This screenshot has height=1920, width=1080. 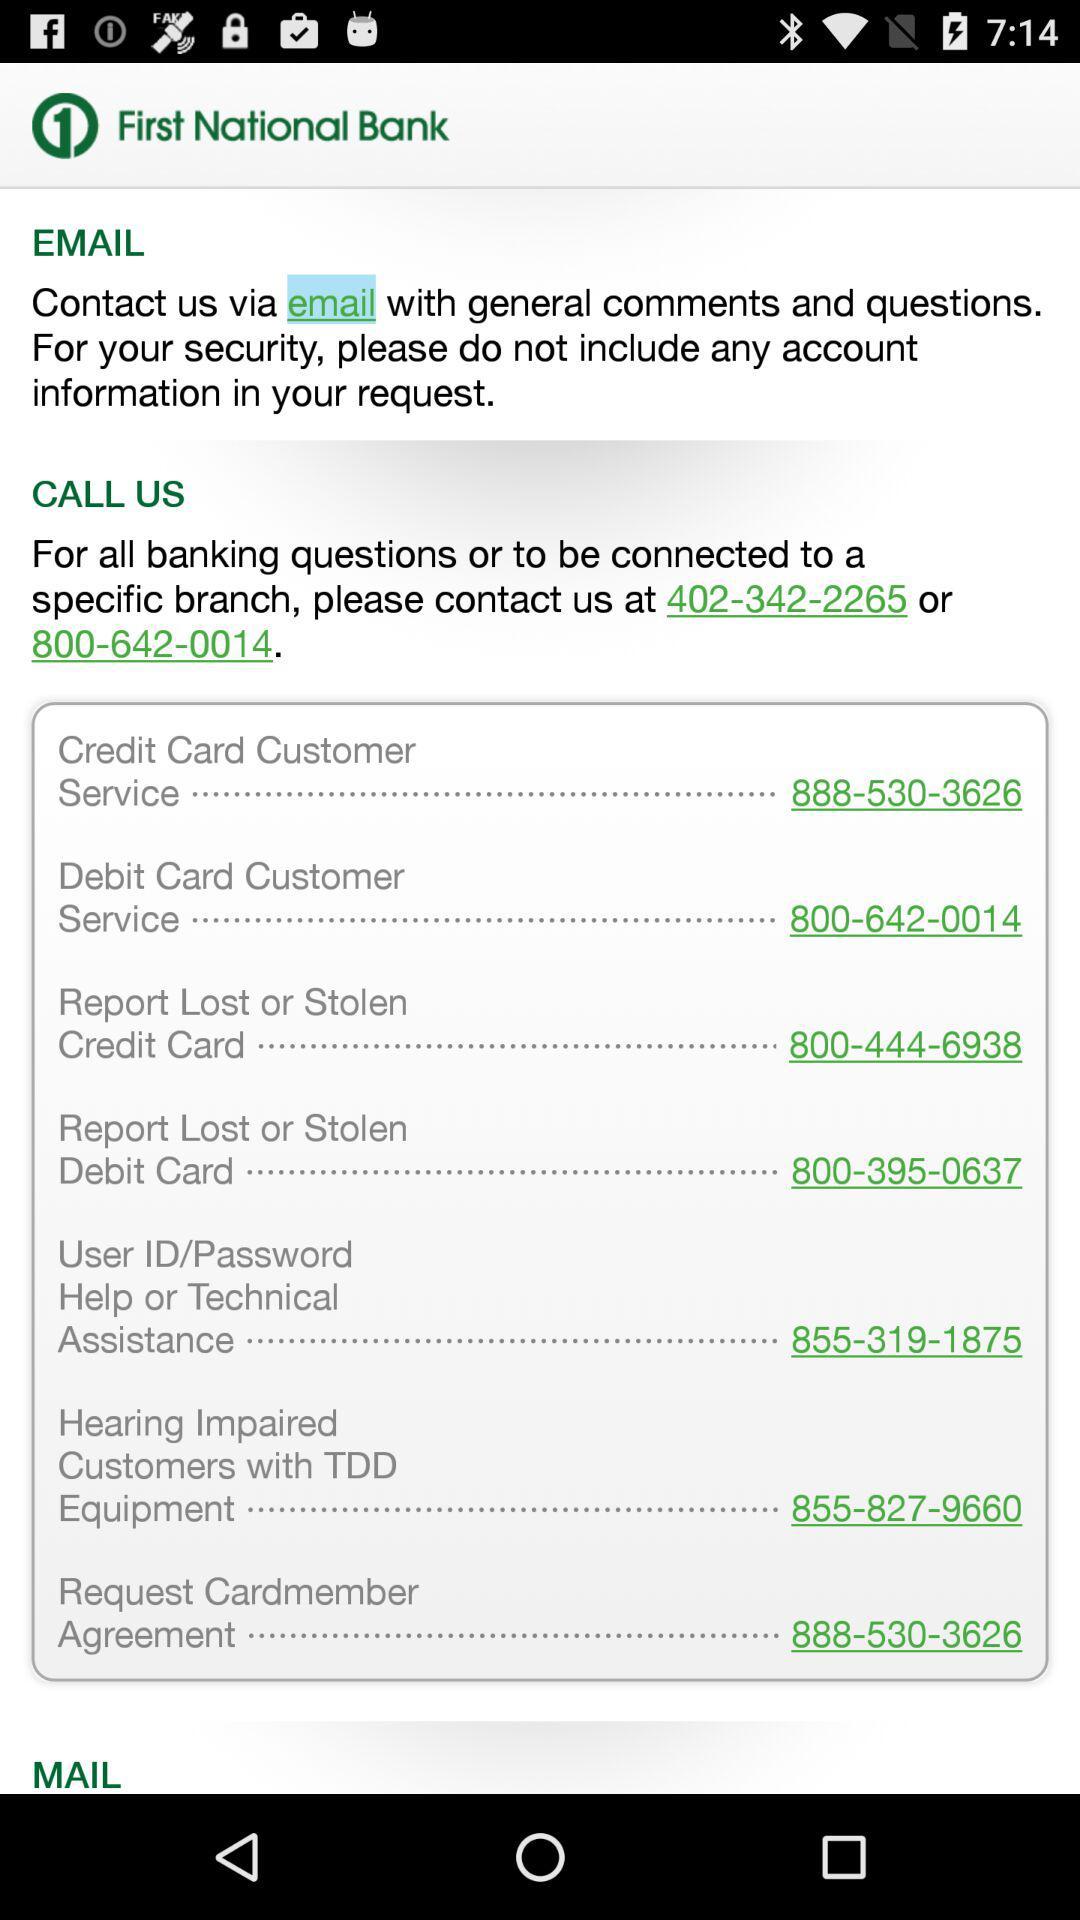 What do you see at coordinates (900, 1467) in the screenshot?
I see `855-827-9660 icon` at bounding box center [900, 1467].